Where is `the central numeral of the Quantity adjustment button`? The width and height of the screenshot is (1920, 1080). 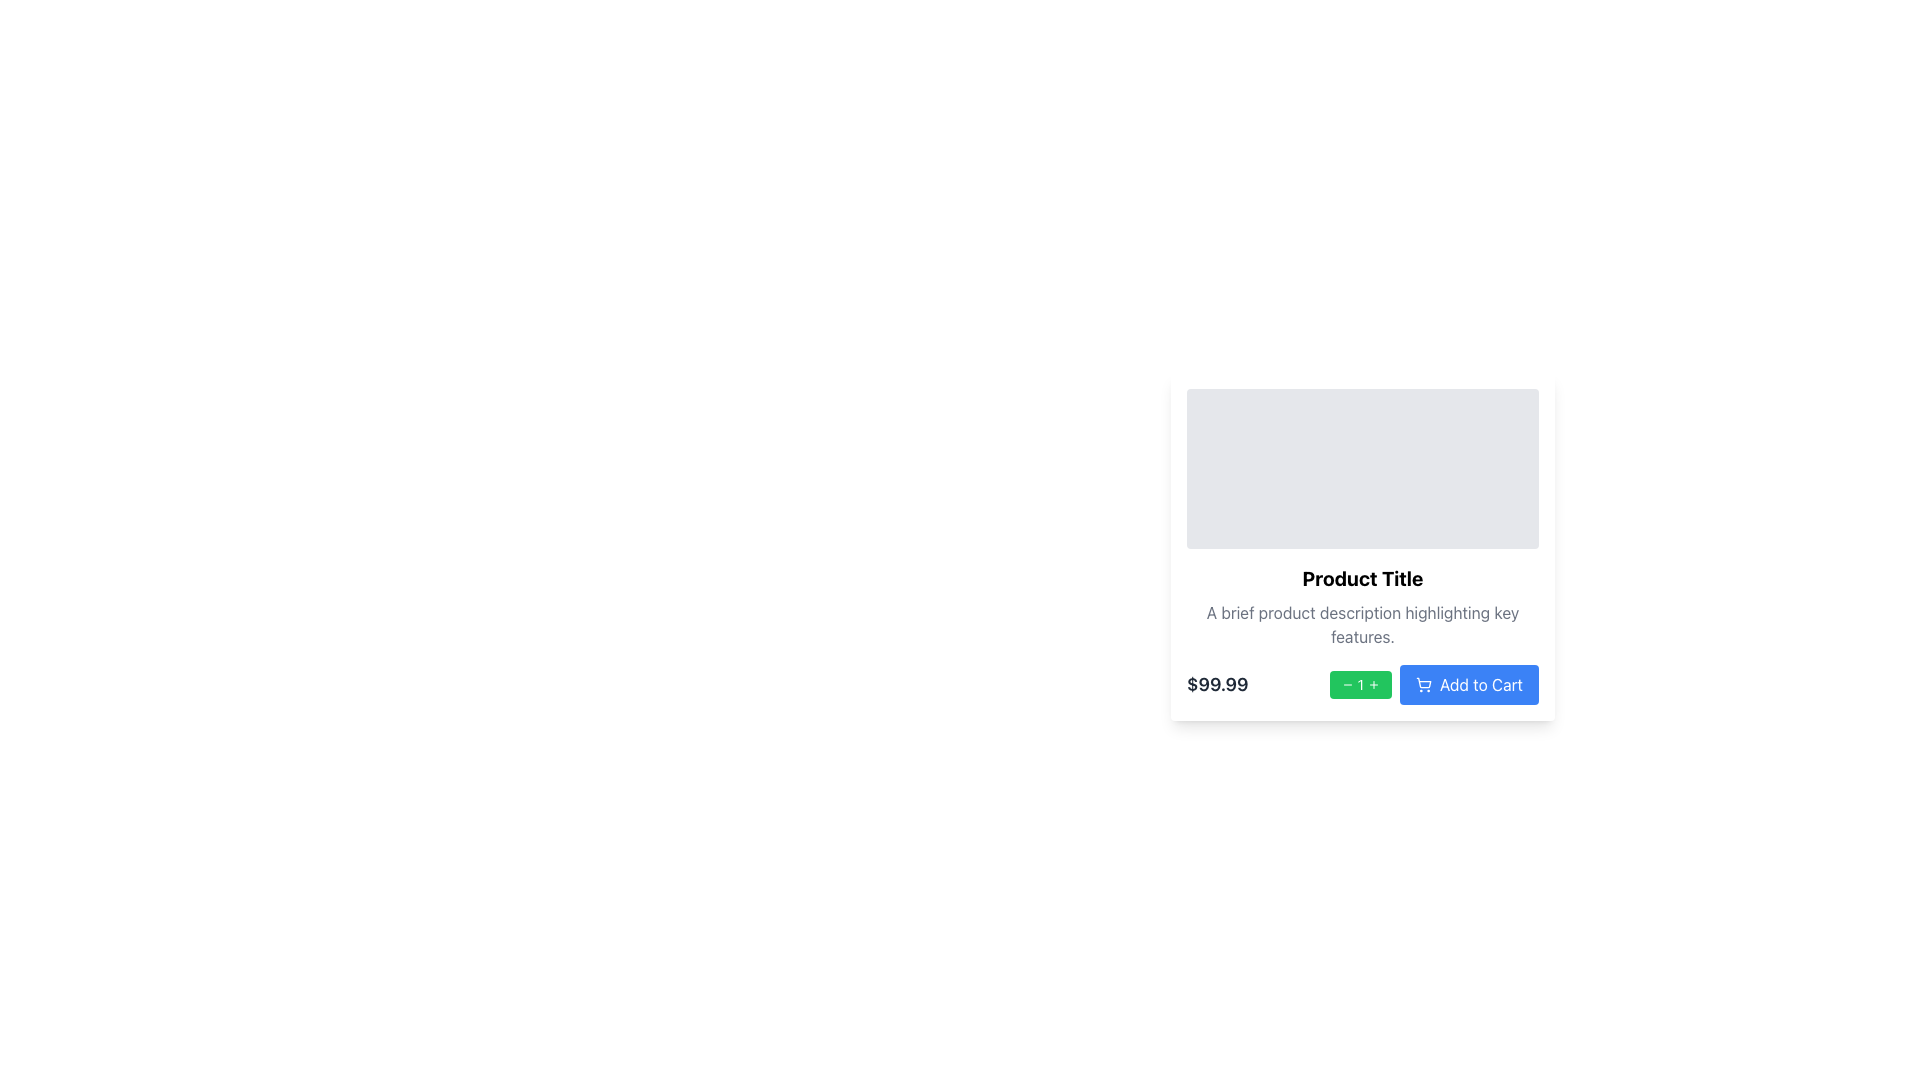
the central numeral of the Quantity adjustment button is located at coordinates (1360, 684).